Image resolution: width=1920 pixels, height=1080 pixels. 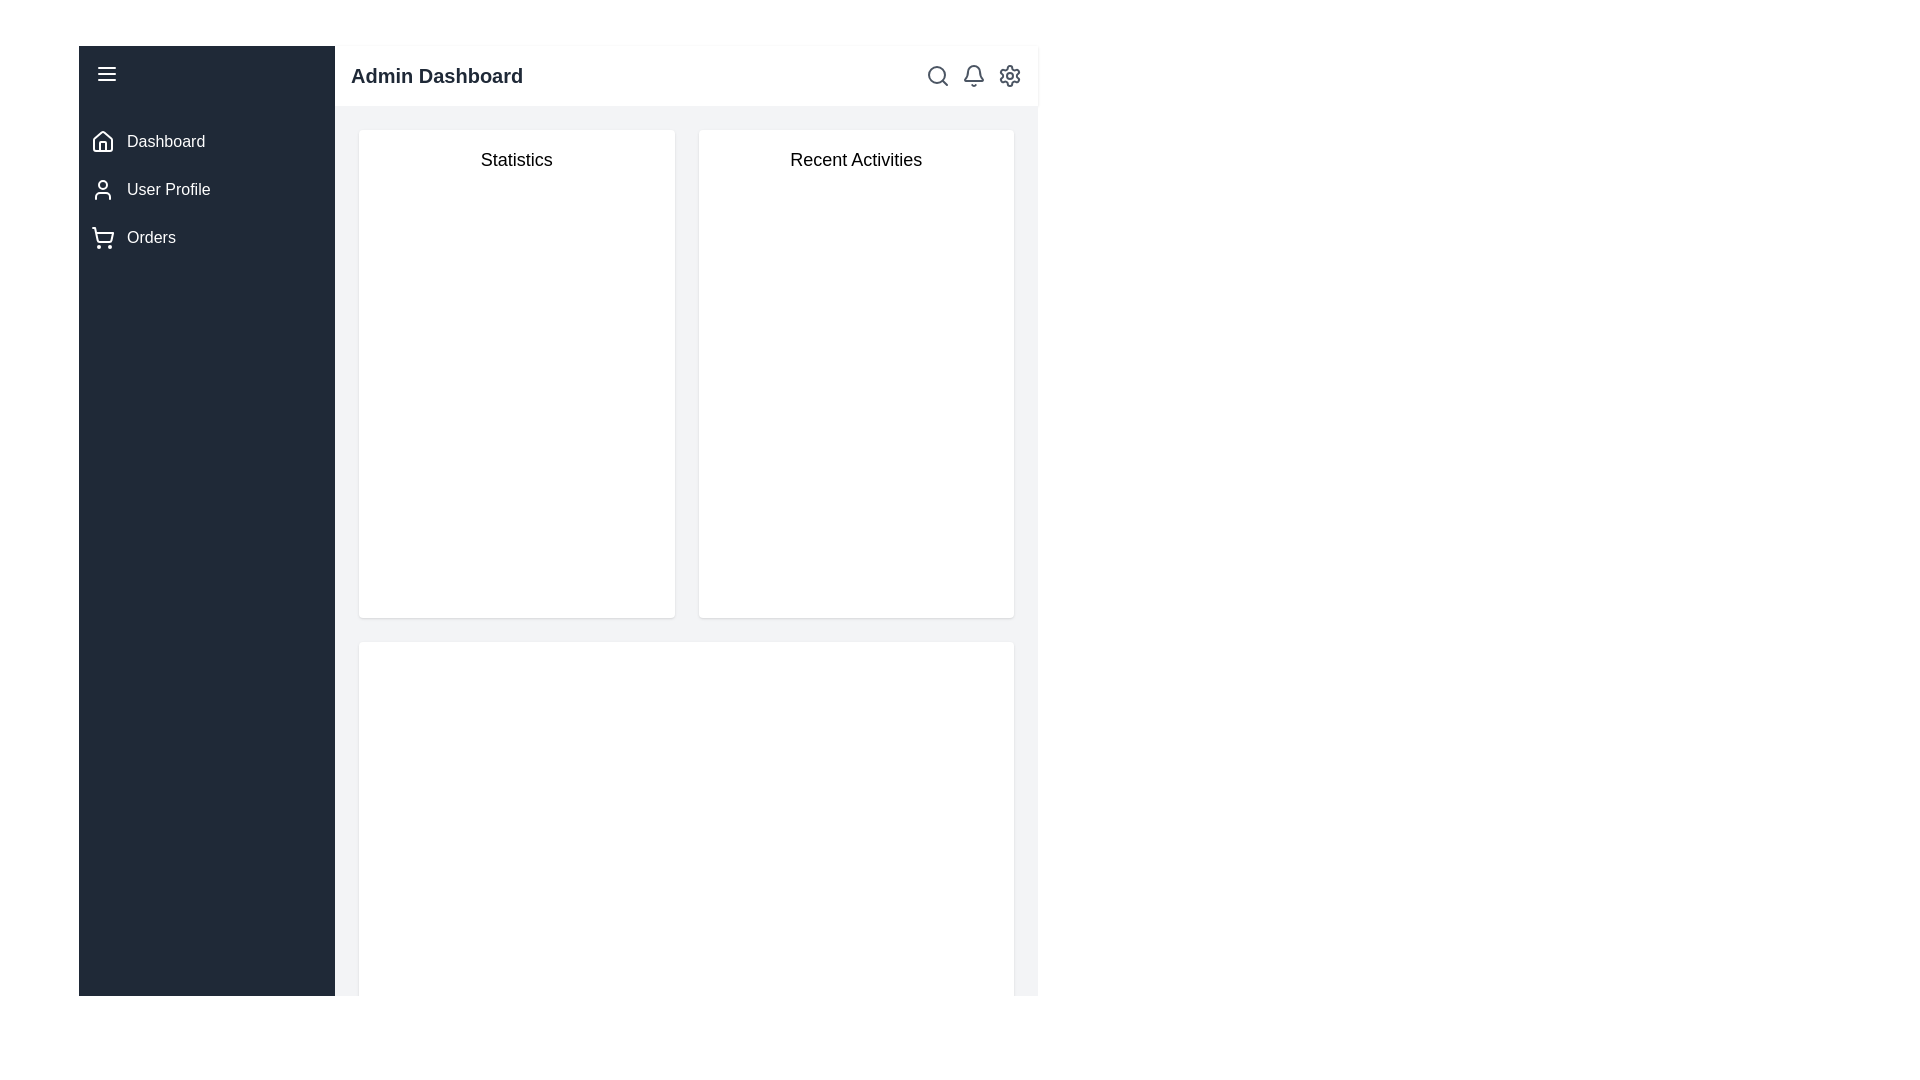 I want to click on the shopping cart icon located in the left navigational sidebar, positioned between the 'User Profile' icon and the 'Orders' label, so click(x=102, y=234).